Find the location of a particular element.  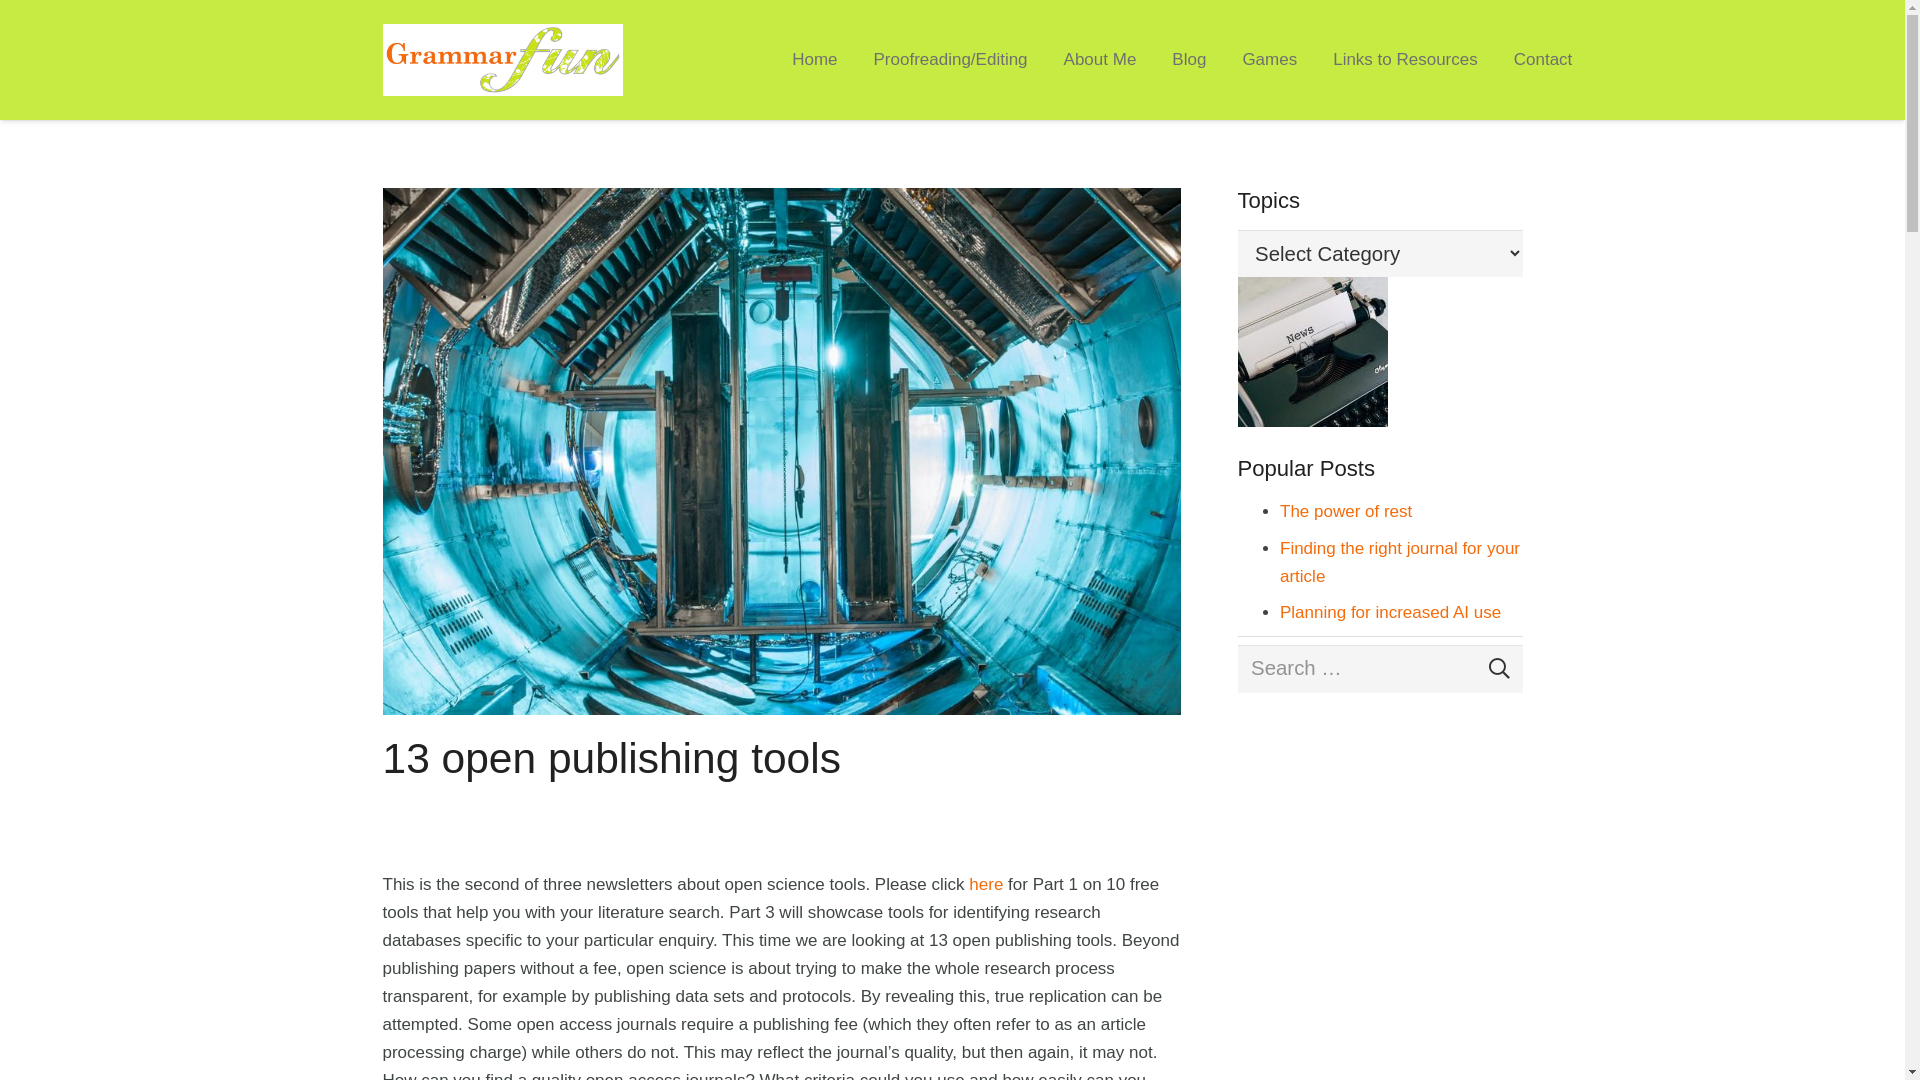

'Planning for increased AI use' is located at coordinates (1389, 611).